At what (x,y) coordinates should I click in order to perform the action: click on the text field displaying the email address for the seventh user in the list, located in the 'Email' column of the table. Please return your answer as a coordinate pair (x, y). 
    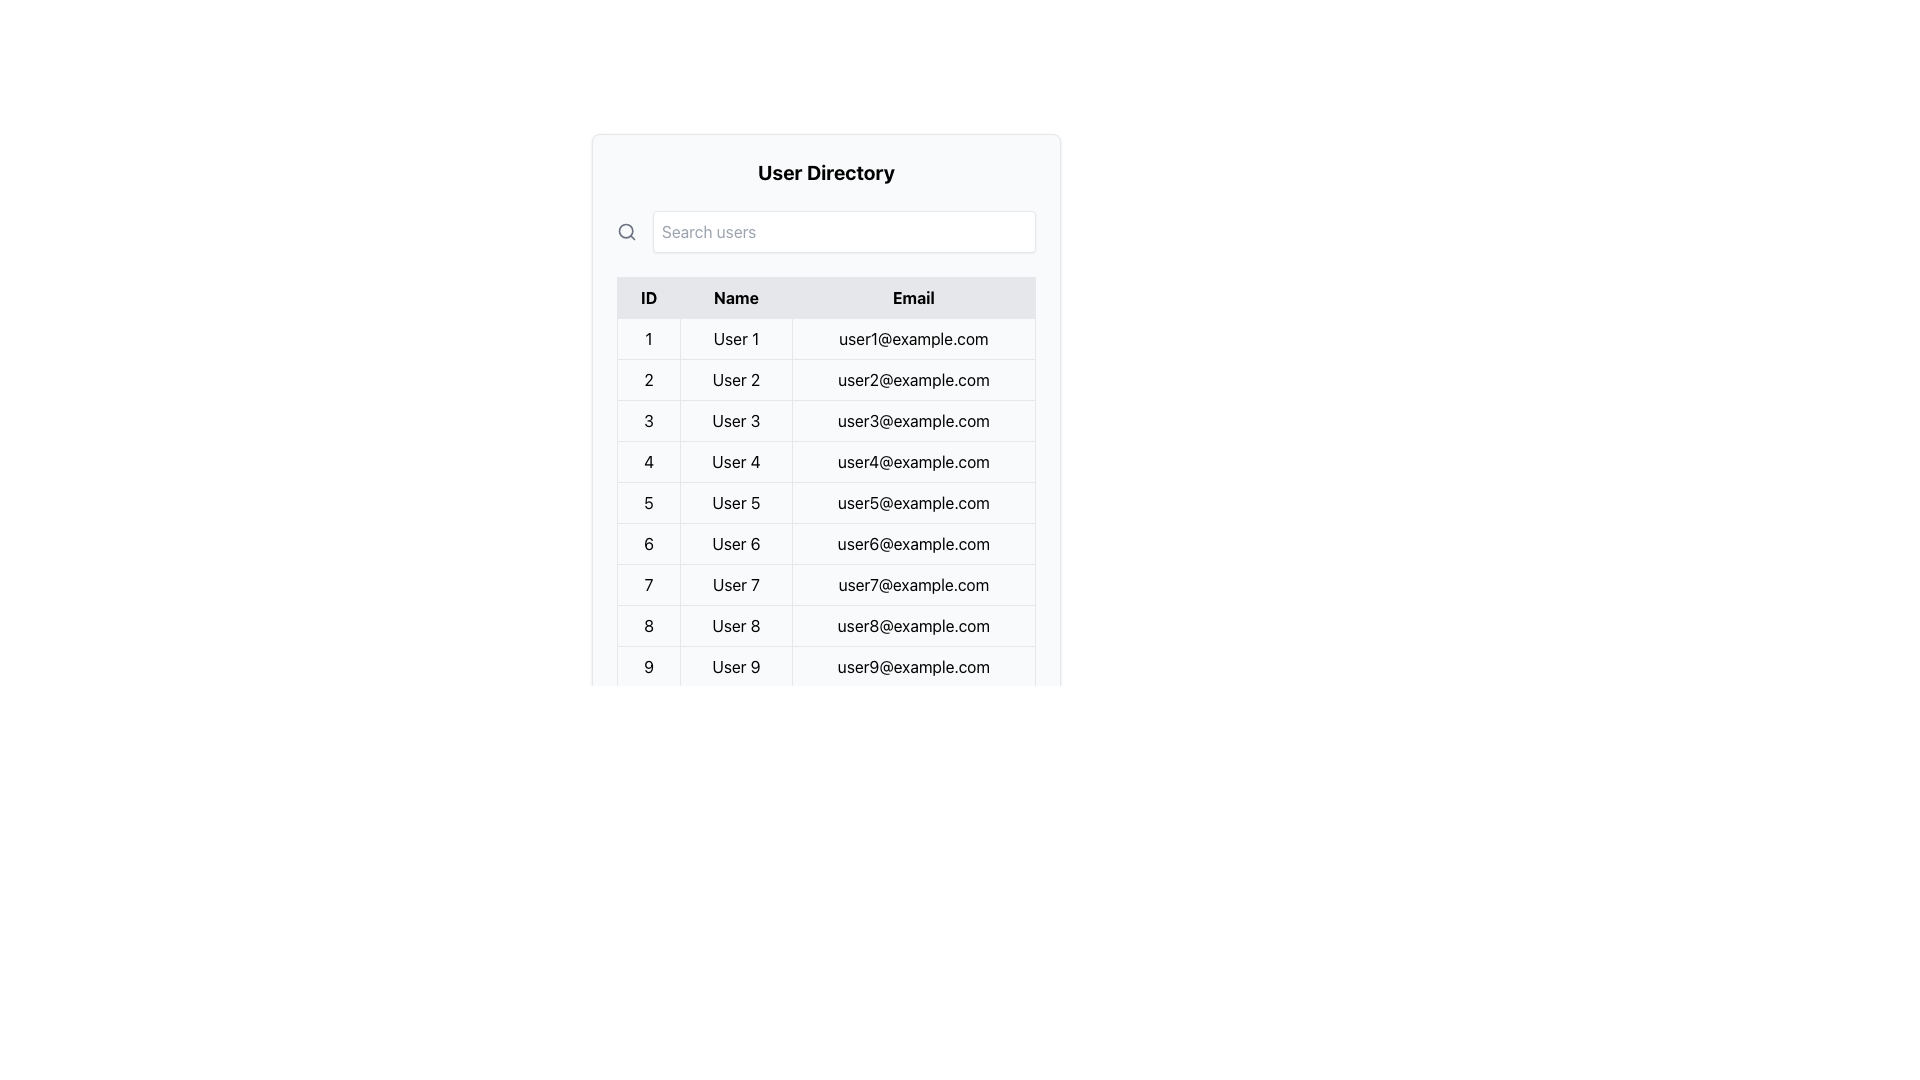
    Looking at the image, I should click on (912, 585).